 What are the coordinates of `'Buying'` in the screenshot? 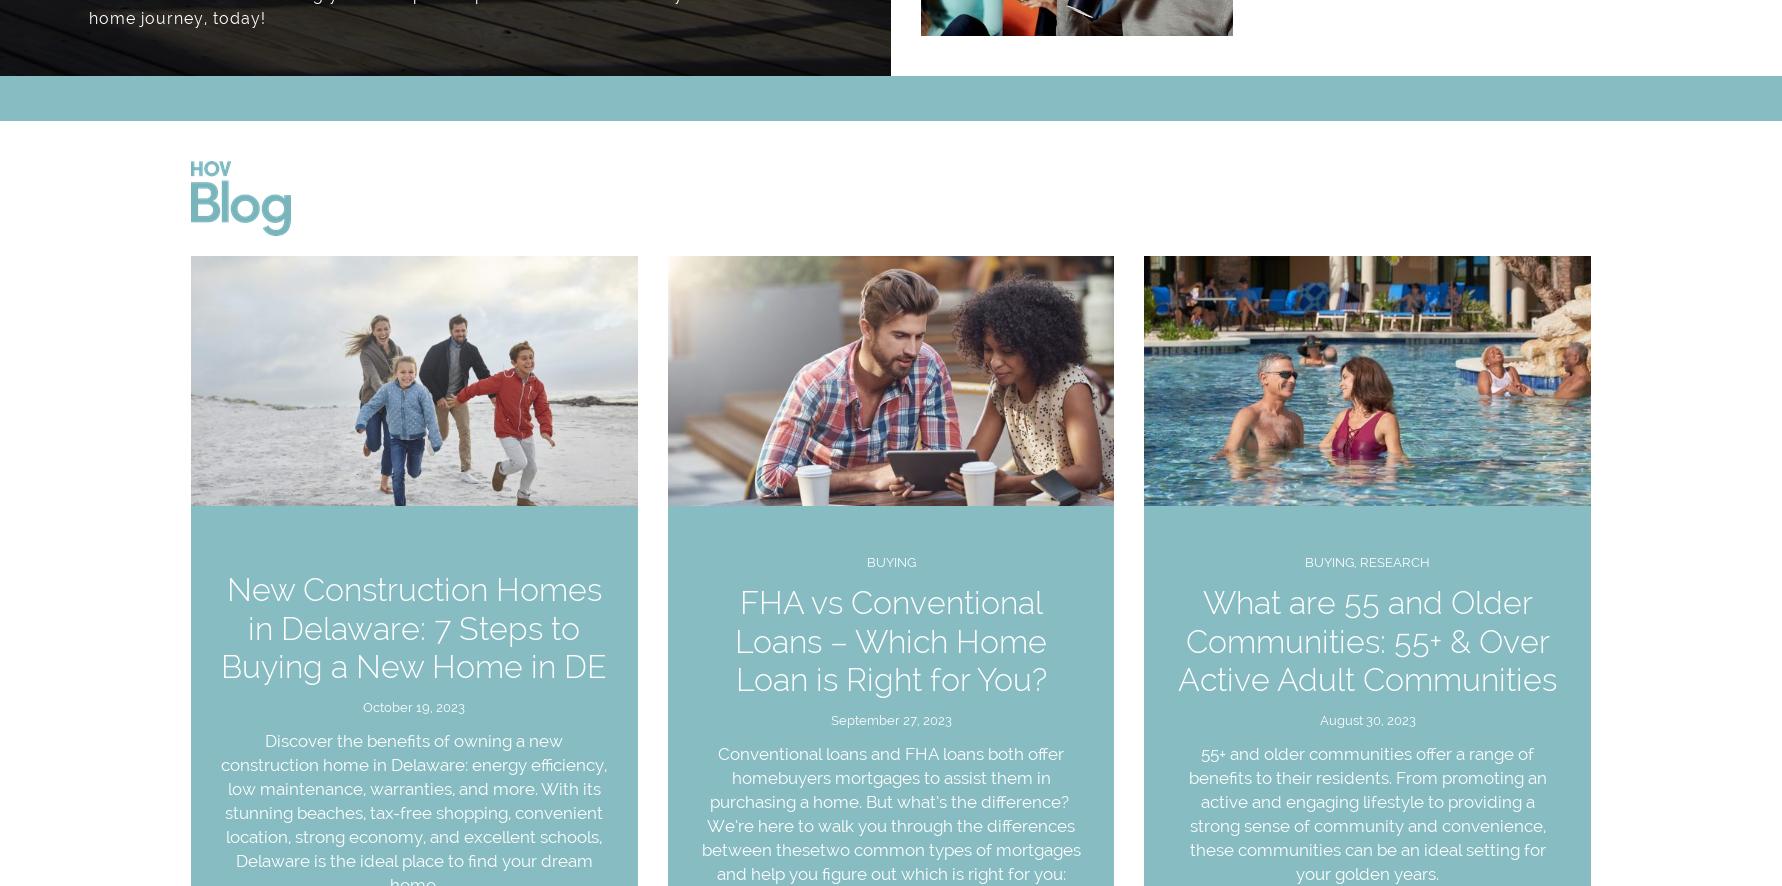 It's located at (865, 562).